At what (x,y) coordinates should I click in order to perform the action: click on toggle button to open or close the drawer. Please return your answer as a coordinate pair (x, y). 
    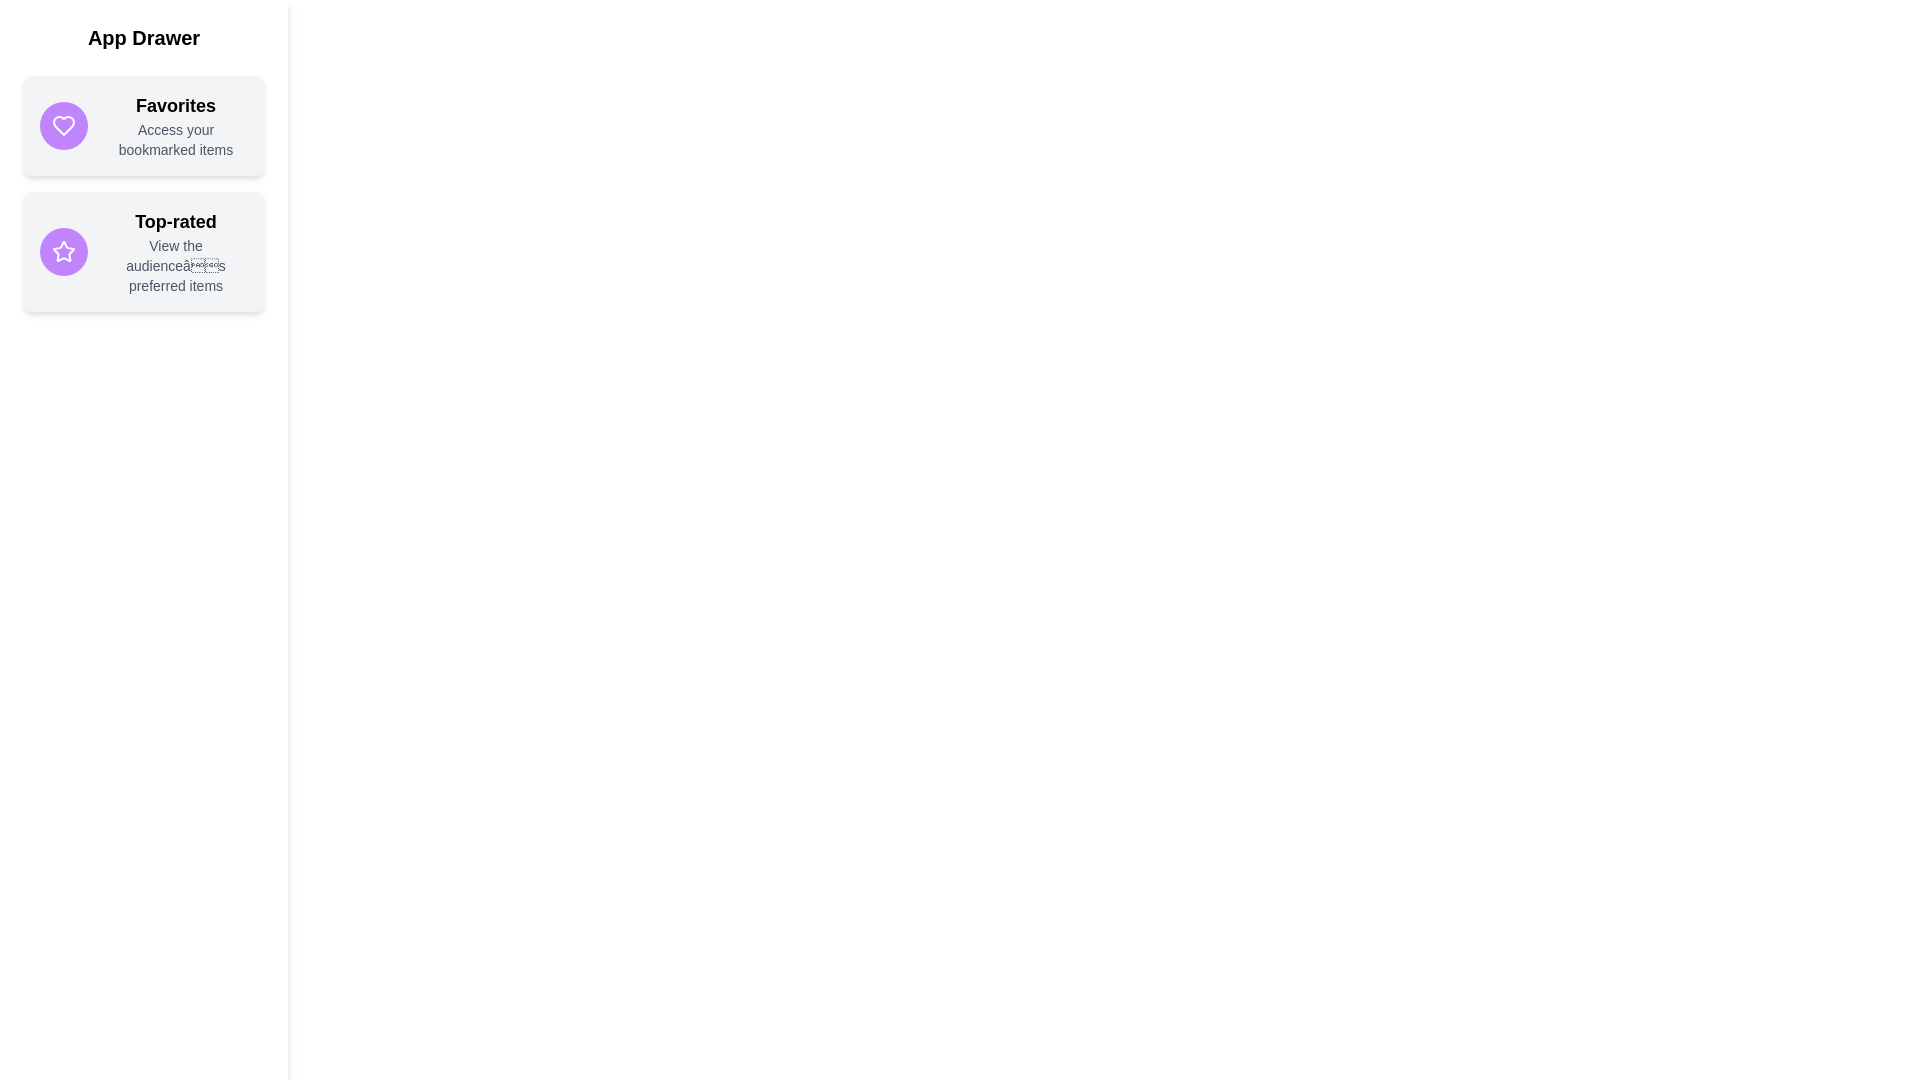
    Looking at the image, I should click on (43, 43).